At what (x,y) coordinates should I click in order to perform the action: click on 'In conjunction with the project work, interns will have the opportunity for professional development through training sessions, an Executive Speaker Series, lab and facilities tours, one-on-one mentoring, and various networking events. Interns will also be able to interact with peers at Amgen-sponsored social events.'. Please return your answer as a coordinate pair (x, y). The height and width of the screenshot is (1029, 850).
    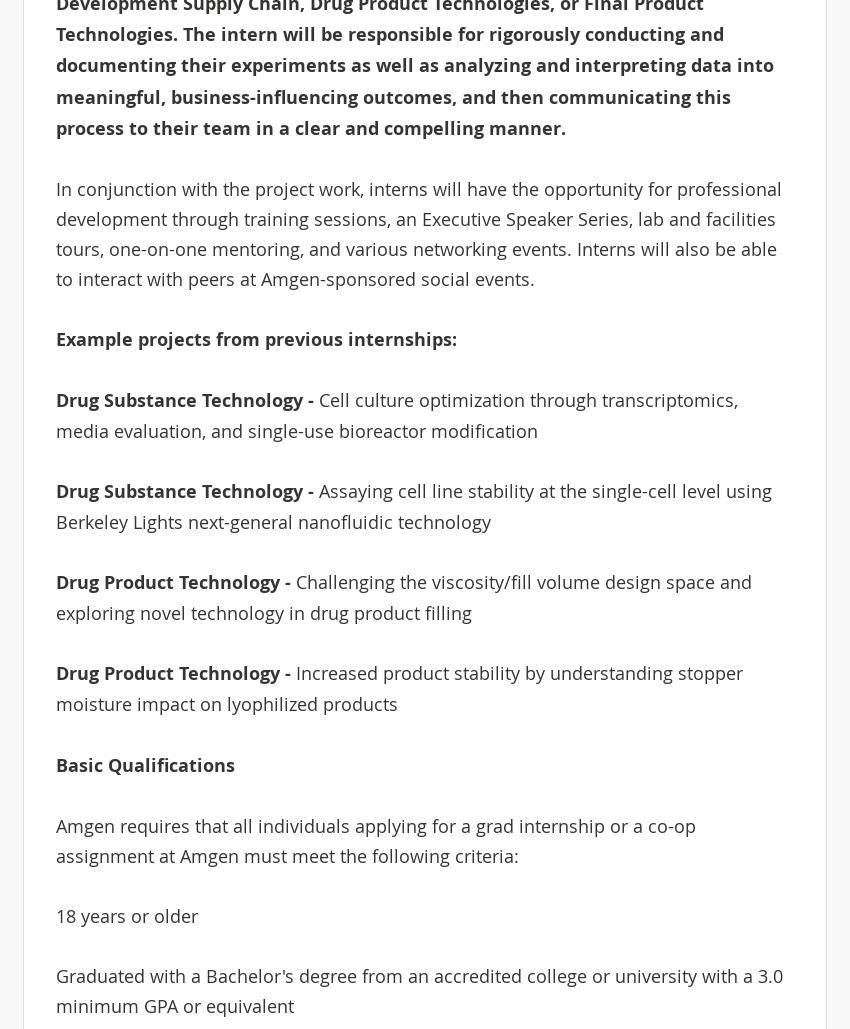
    Looking at the image, I should click on (418, 231).